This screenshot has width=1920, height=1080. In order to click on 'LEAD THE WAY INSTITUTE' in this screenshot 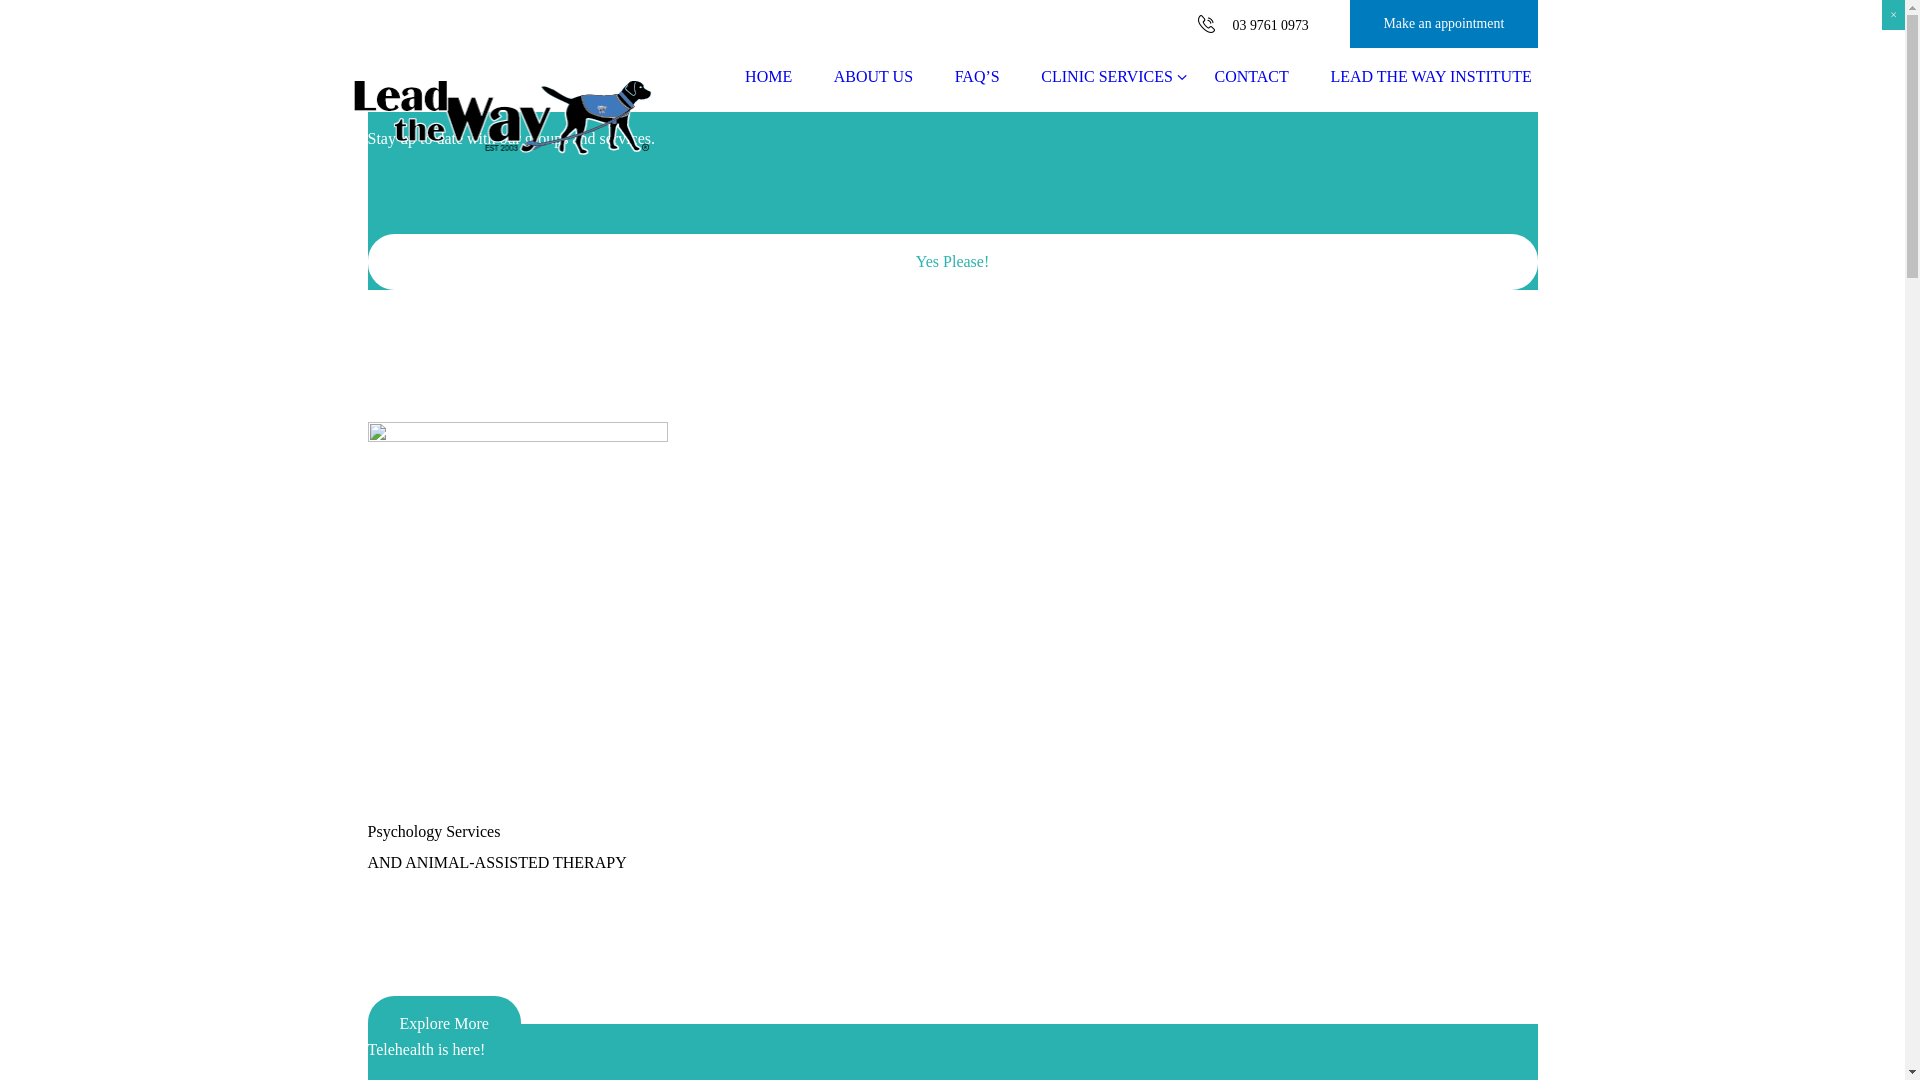, I will do `click(1430, 76)`.